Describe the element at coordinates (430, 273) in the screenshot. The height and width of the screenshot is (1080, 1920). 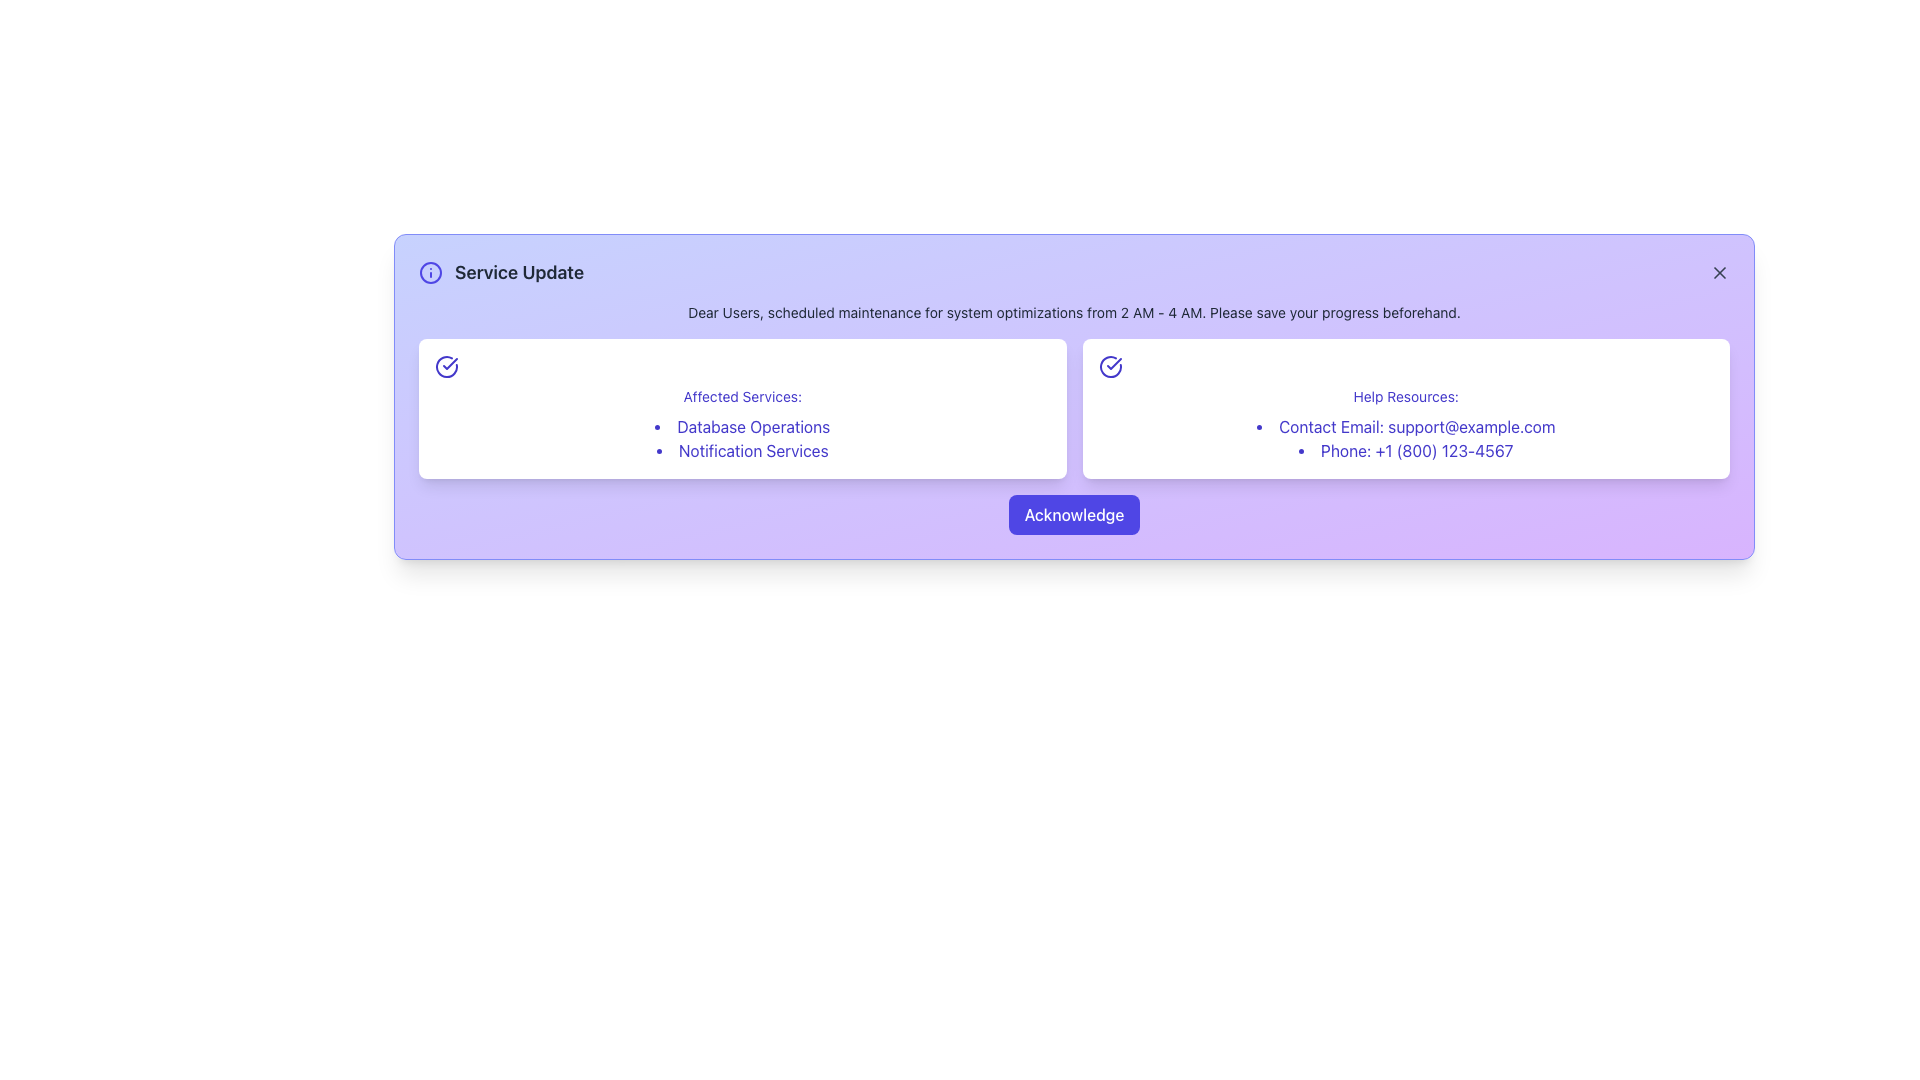
I see `the innermost circle element within the SVG graphic that emphasizes a point or action` at that location.